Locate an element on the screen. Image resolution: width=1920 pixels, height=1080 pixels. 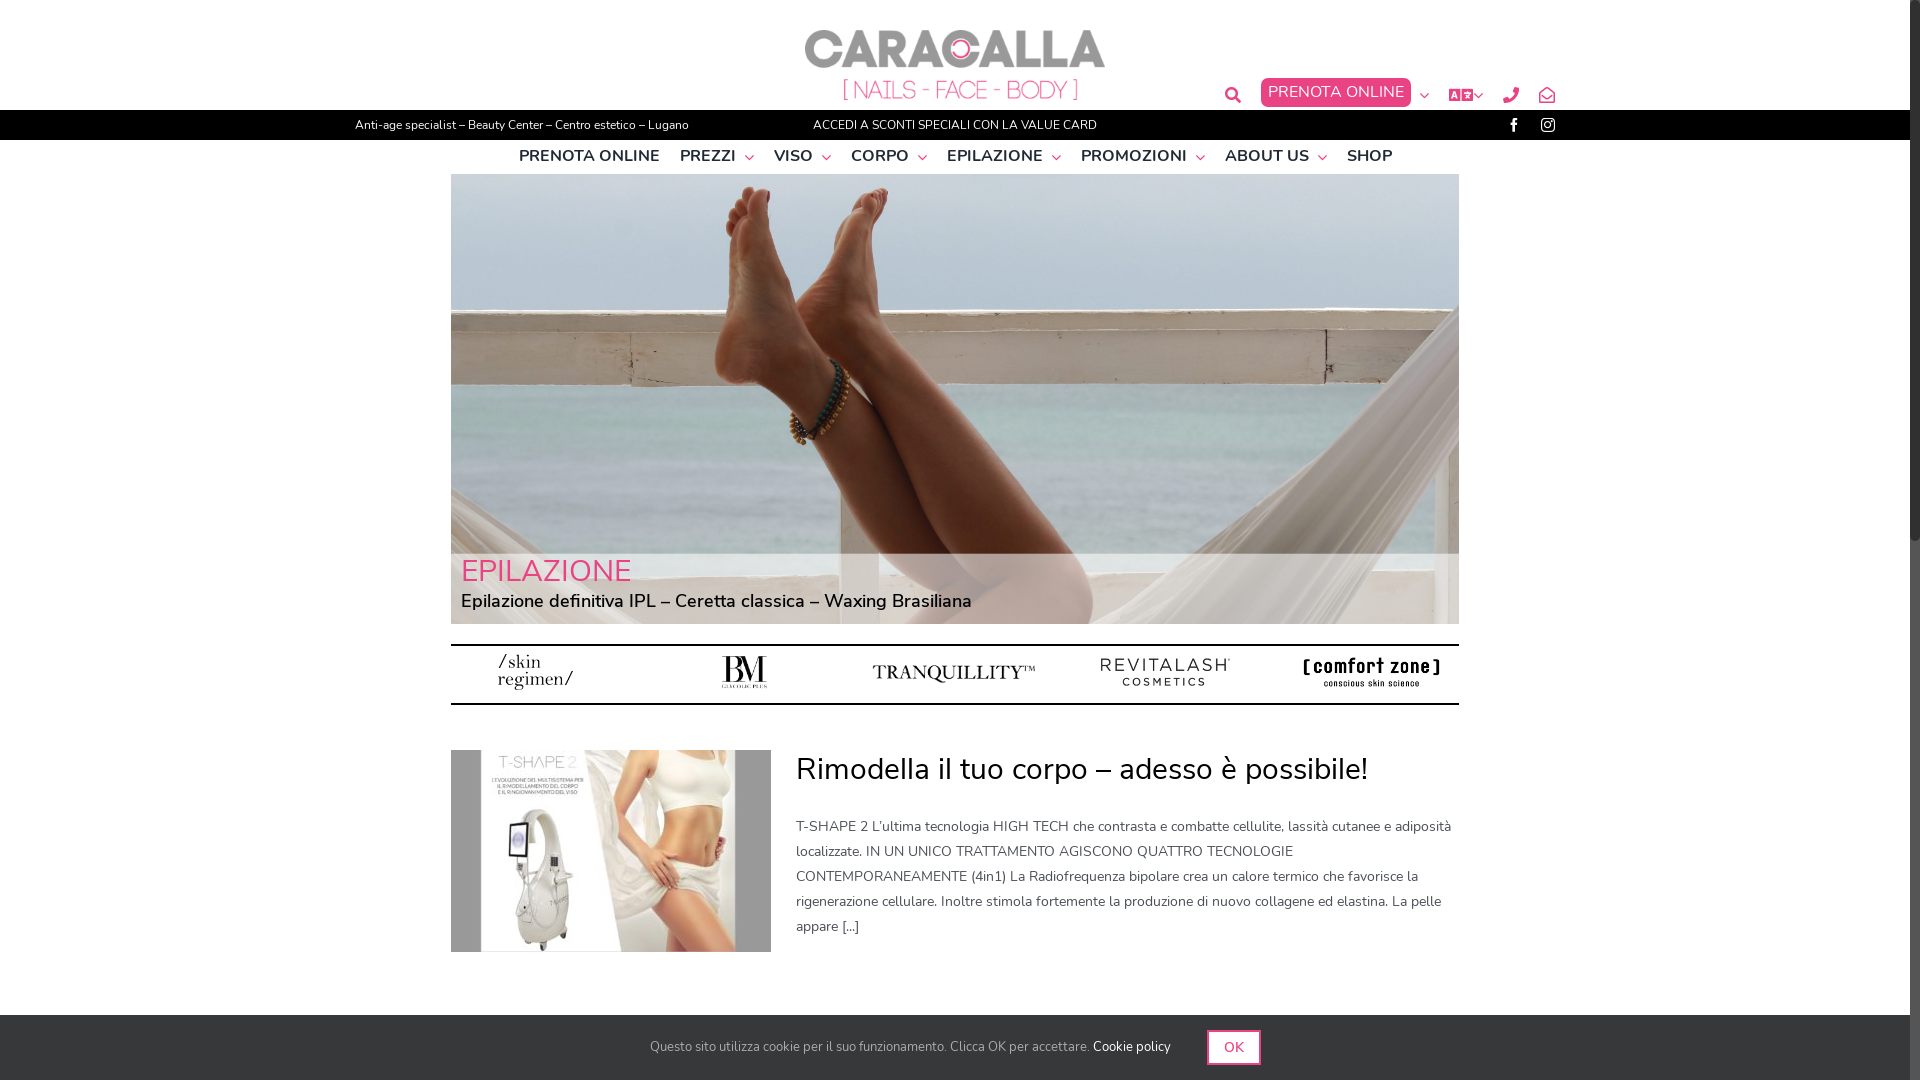
'OK' is located at coordinates (1204, 1046).